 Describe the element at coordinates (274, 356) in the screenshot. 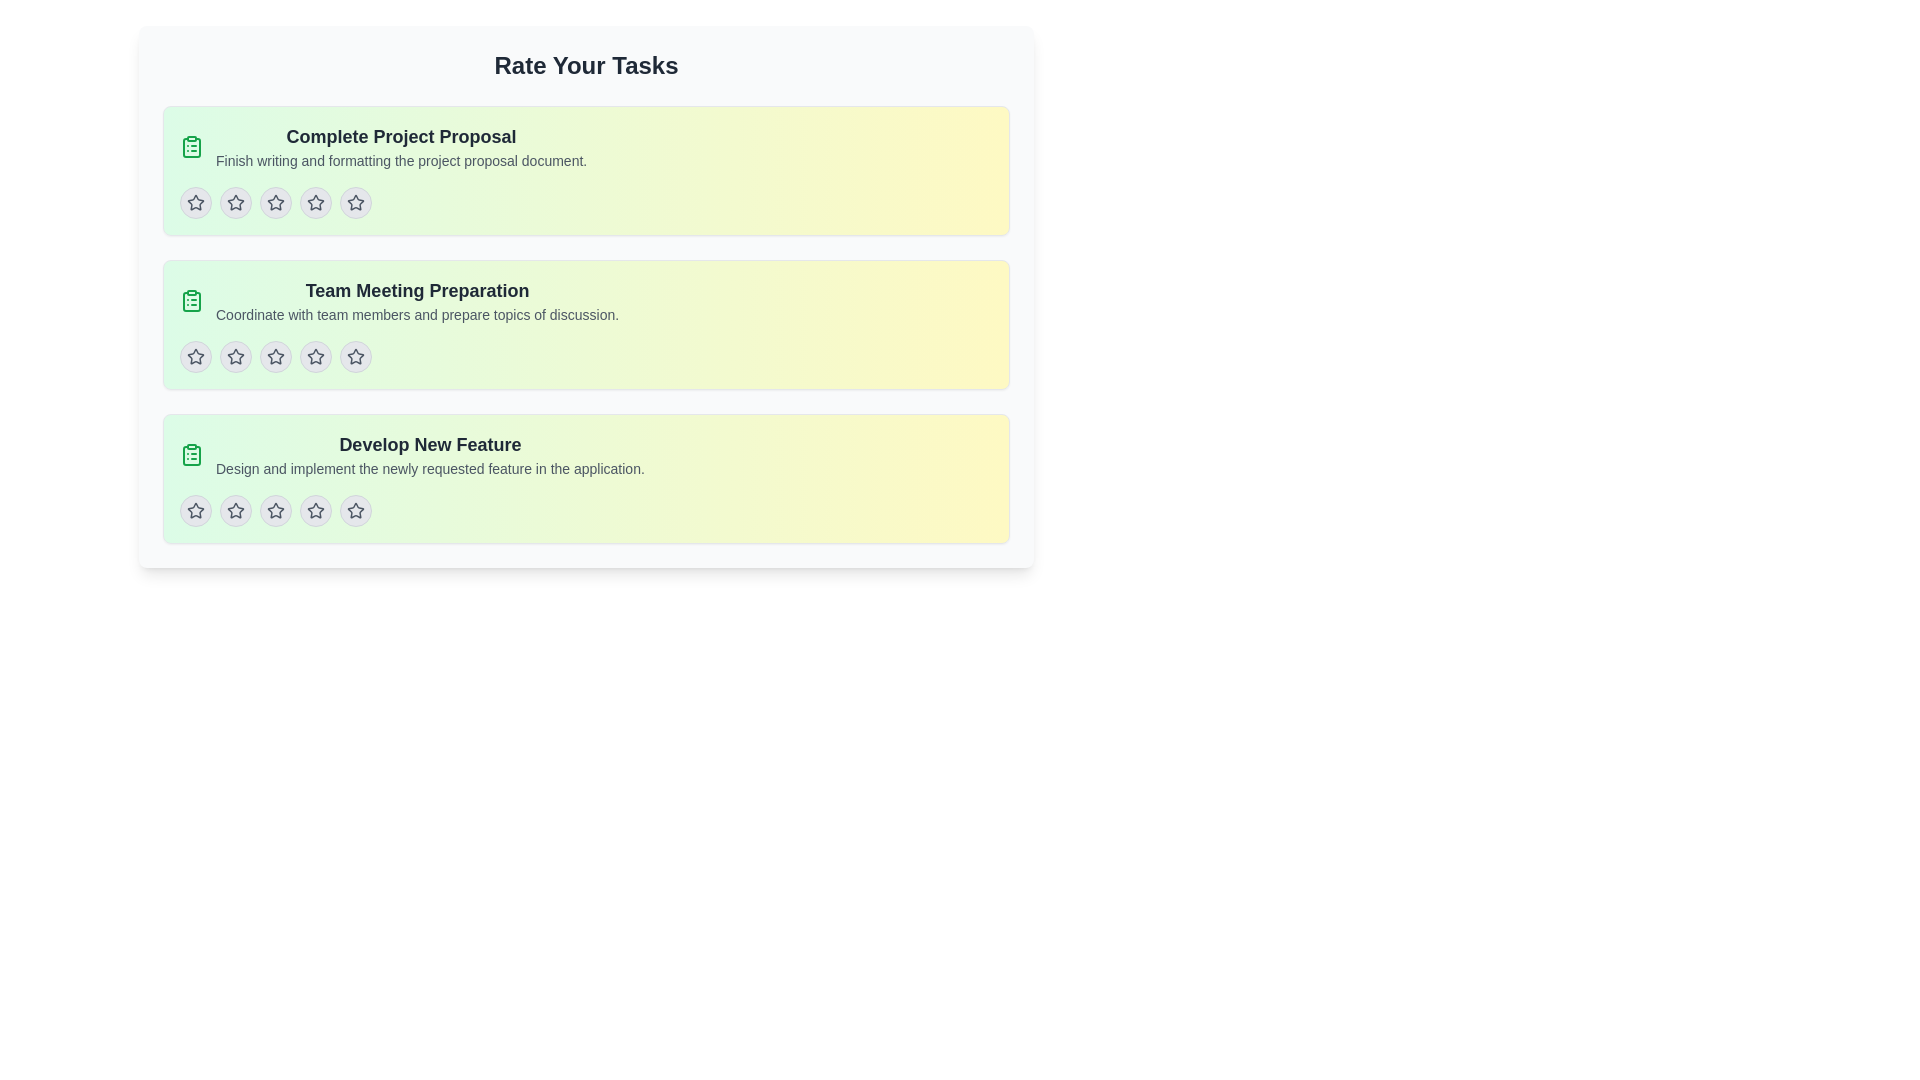

I see `the second star icon in the horizontal rating feature located under the 'Team Meeting Preparation' task card` at that location.